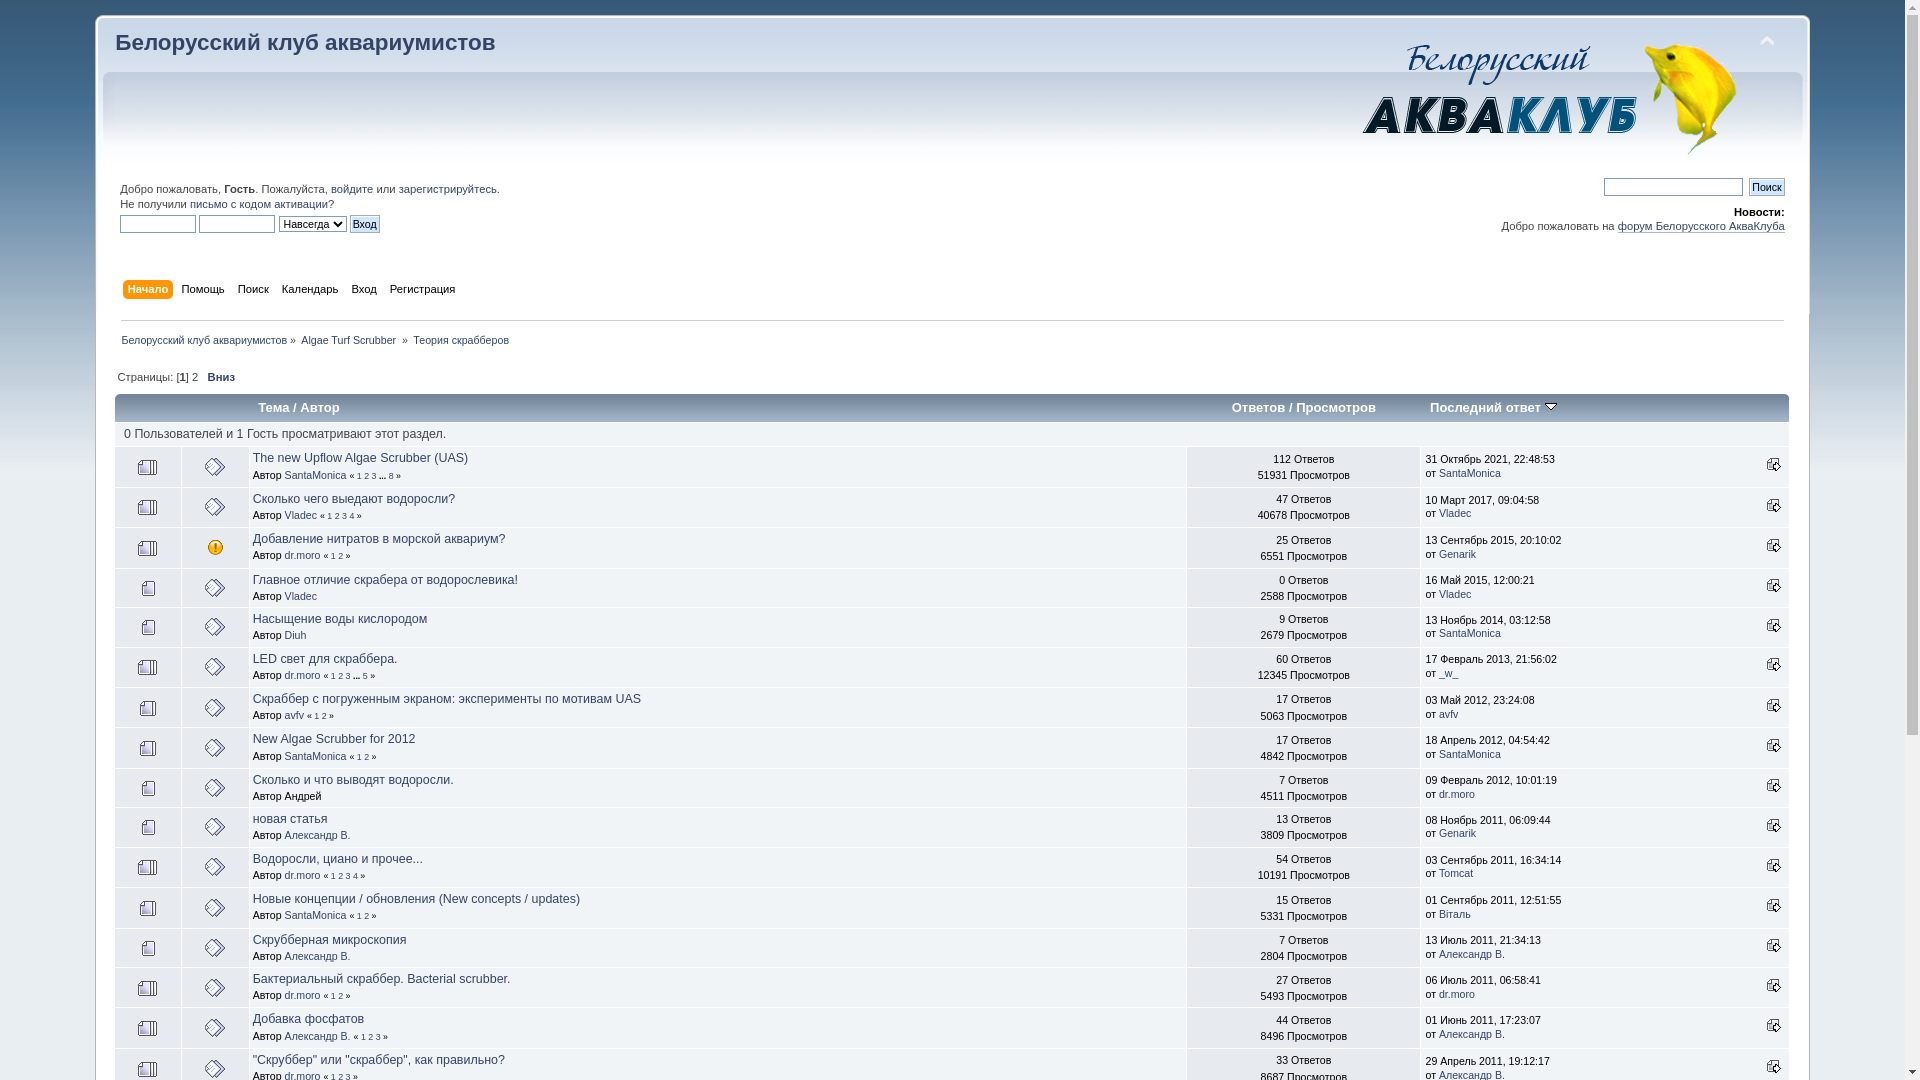 The width and height of the screenshot is (1920, 1080). What do you see at coordinates (1469, 473) in the screenshot?
I see `'SantaMonica'` at bounding box center [1469, 473].